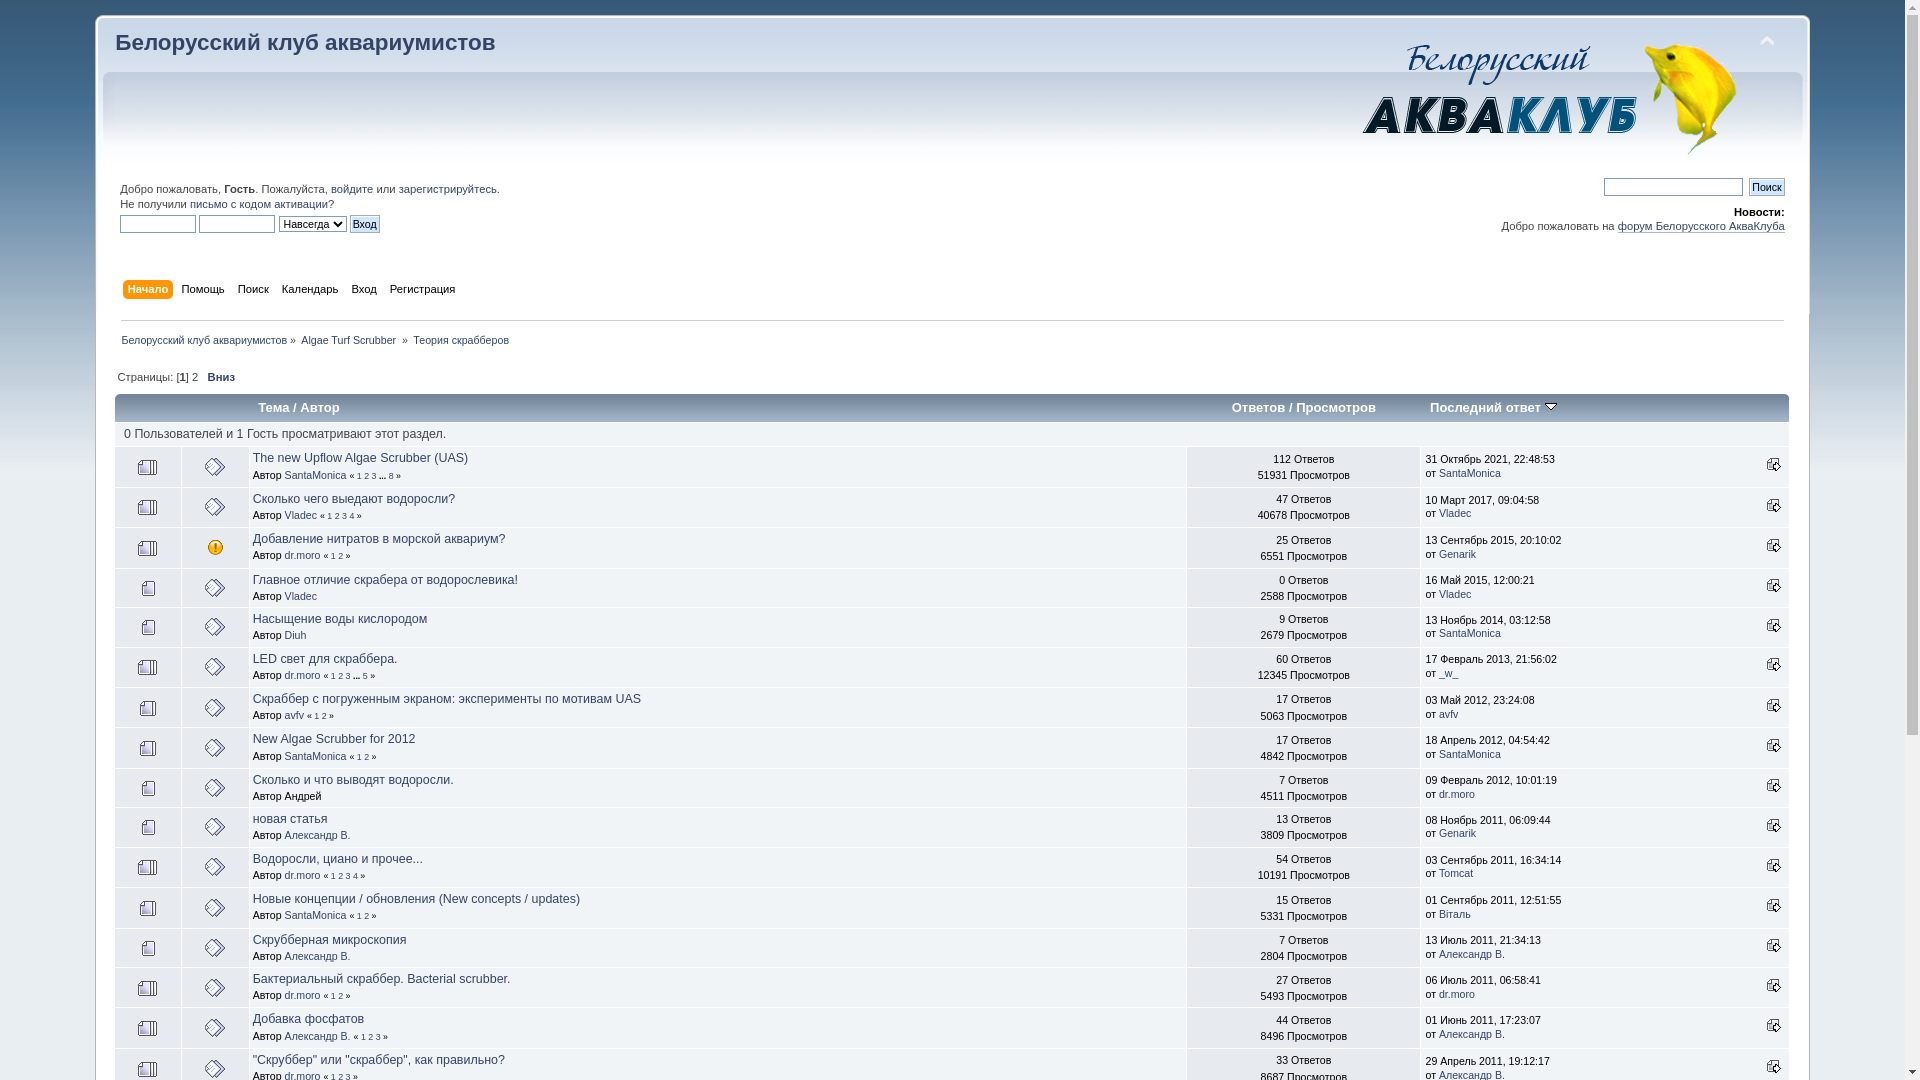 The width and height of the screenshot is (1920, 1080). What do you see at coordinates (1469, 473) in the screenshot?
I see `'SantaMonica'` at bounding box center [1469, 473].